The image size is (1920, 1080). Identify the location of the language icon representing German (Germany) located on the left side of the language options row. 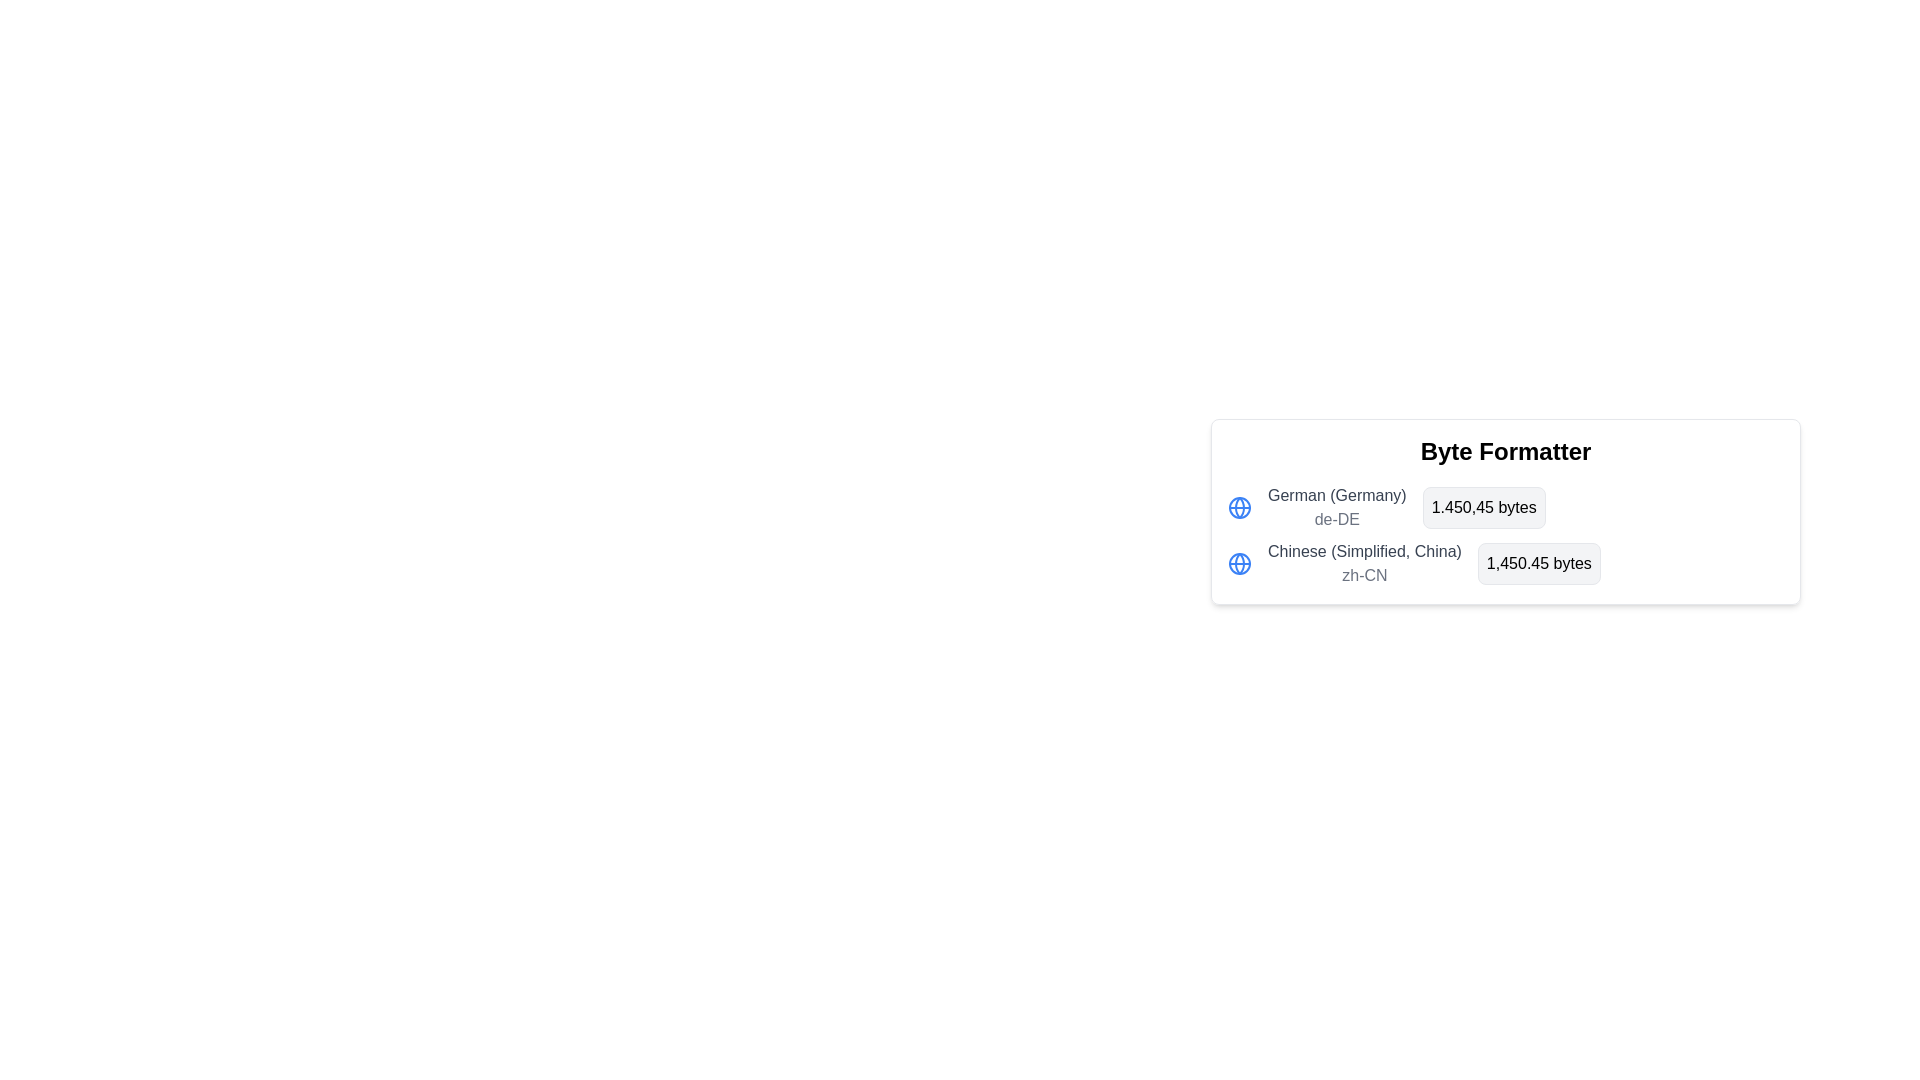
(1238, 507).